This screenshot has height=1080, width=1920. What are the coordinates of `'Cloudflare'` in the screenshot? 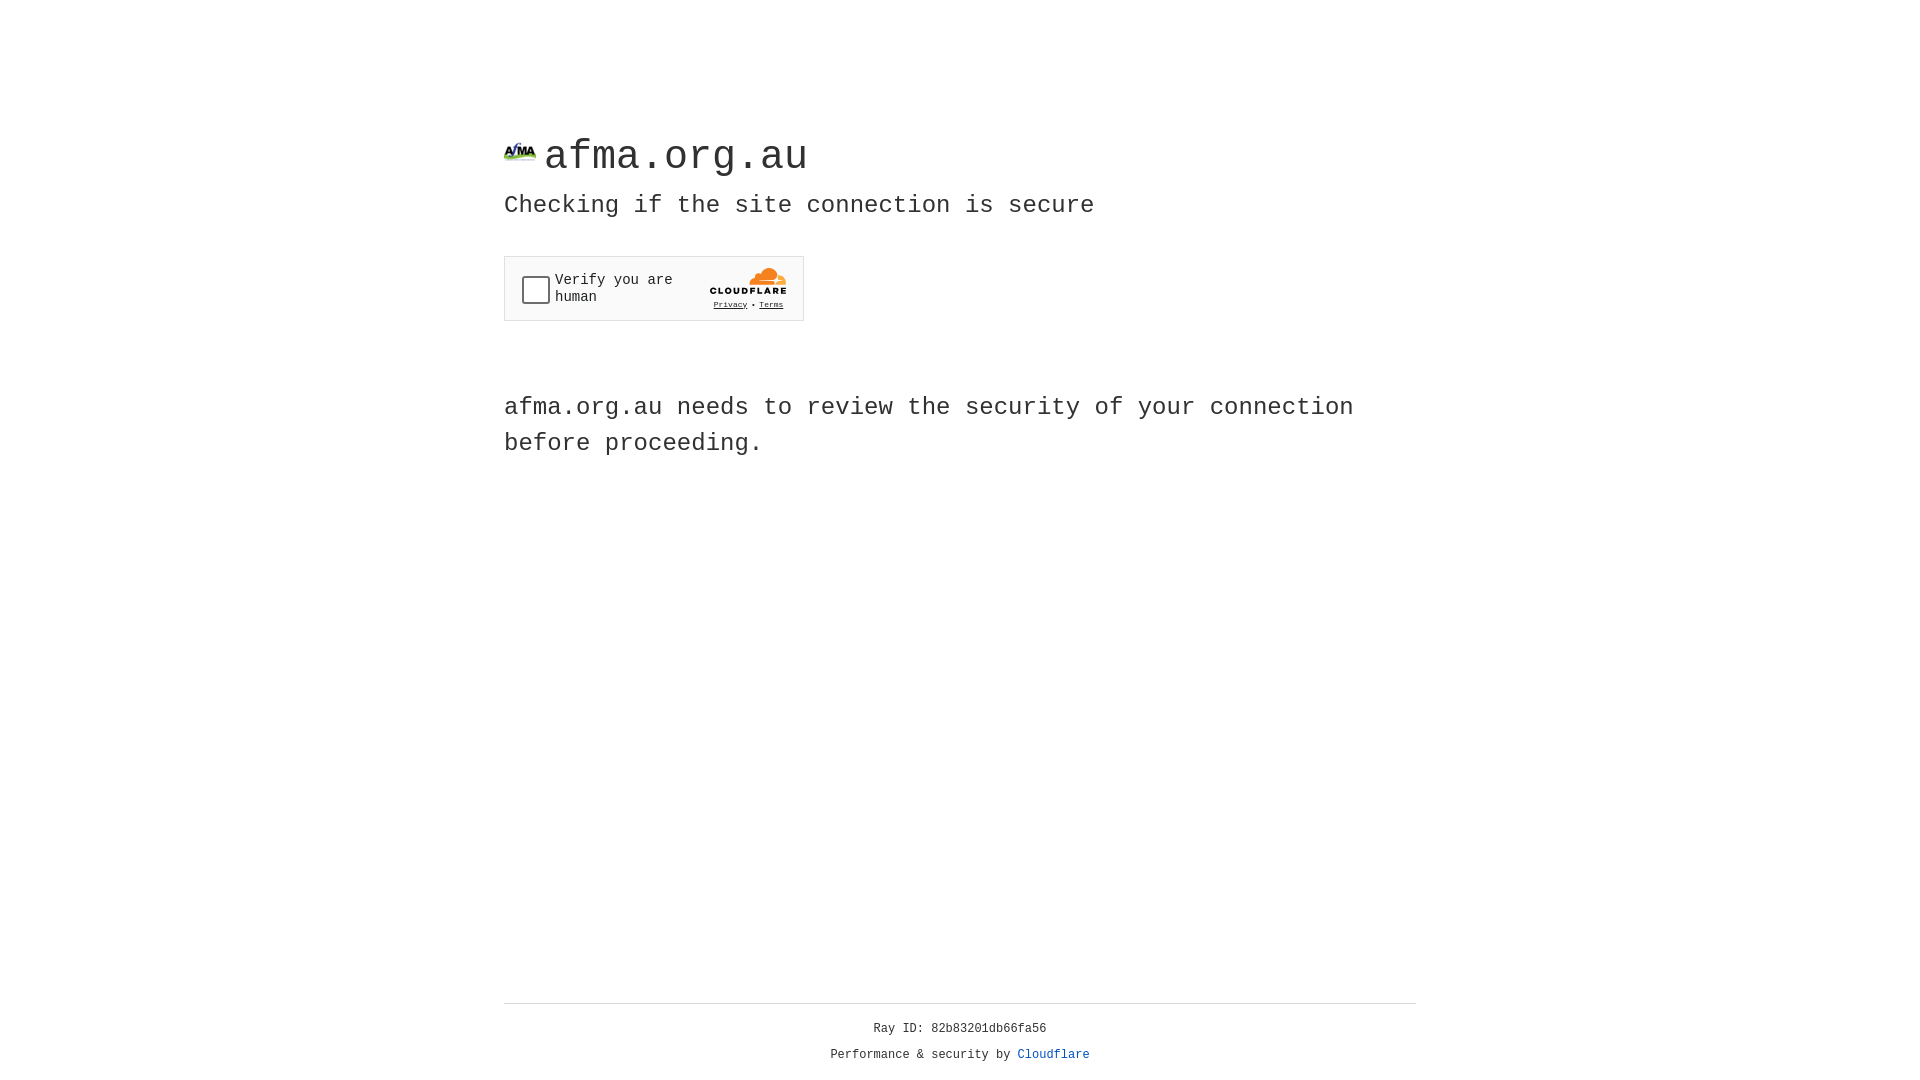 It's located at (1053, 1054).